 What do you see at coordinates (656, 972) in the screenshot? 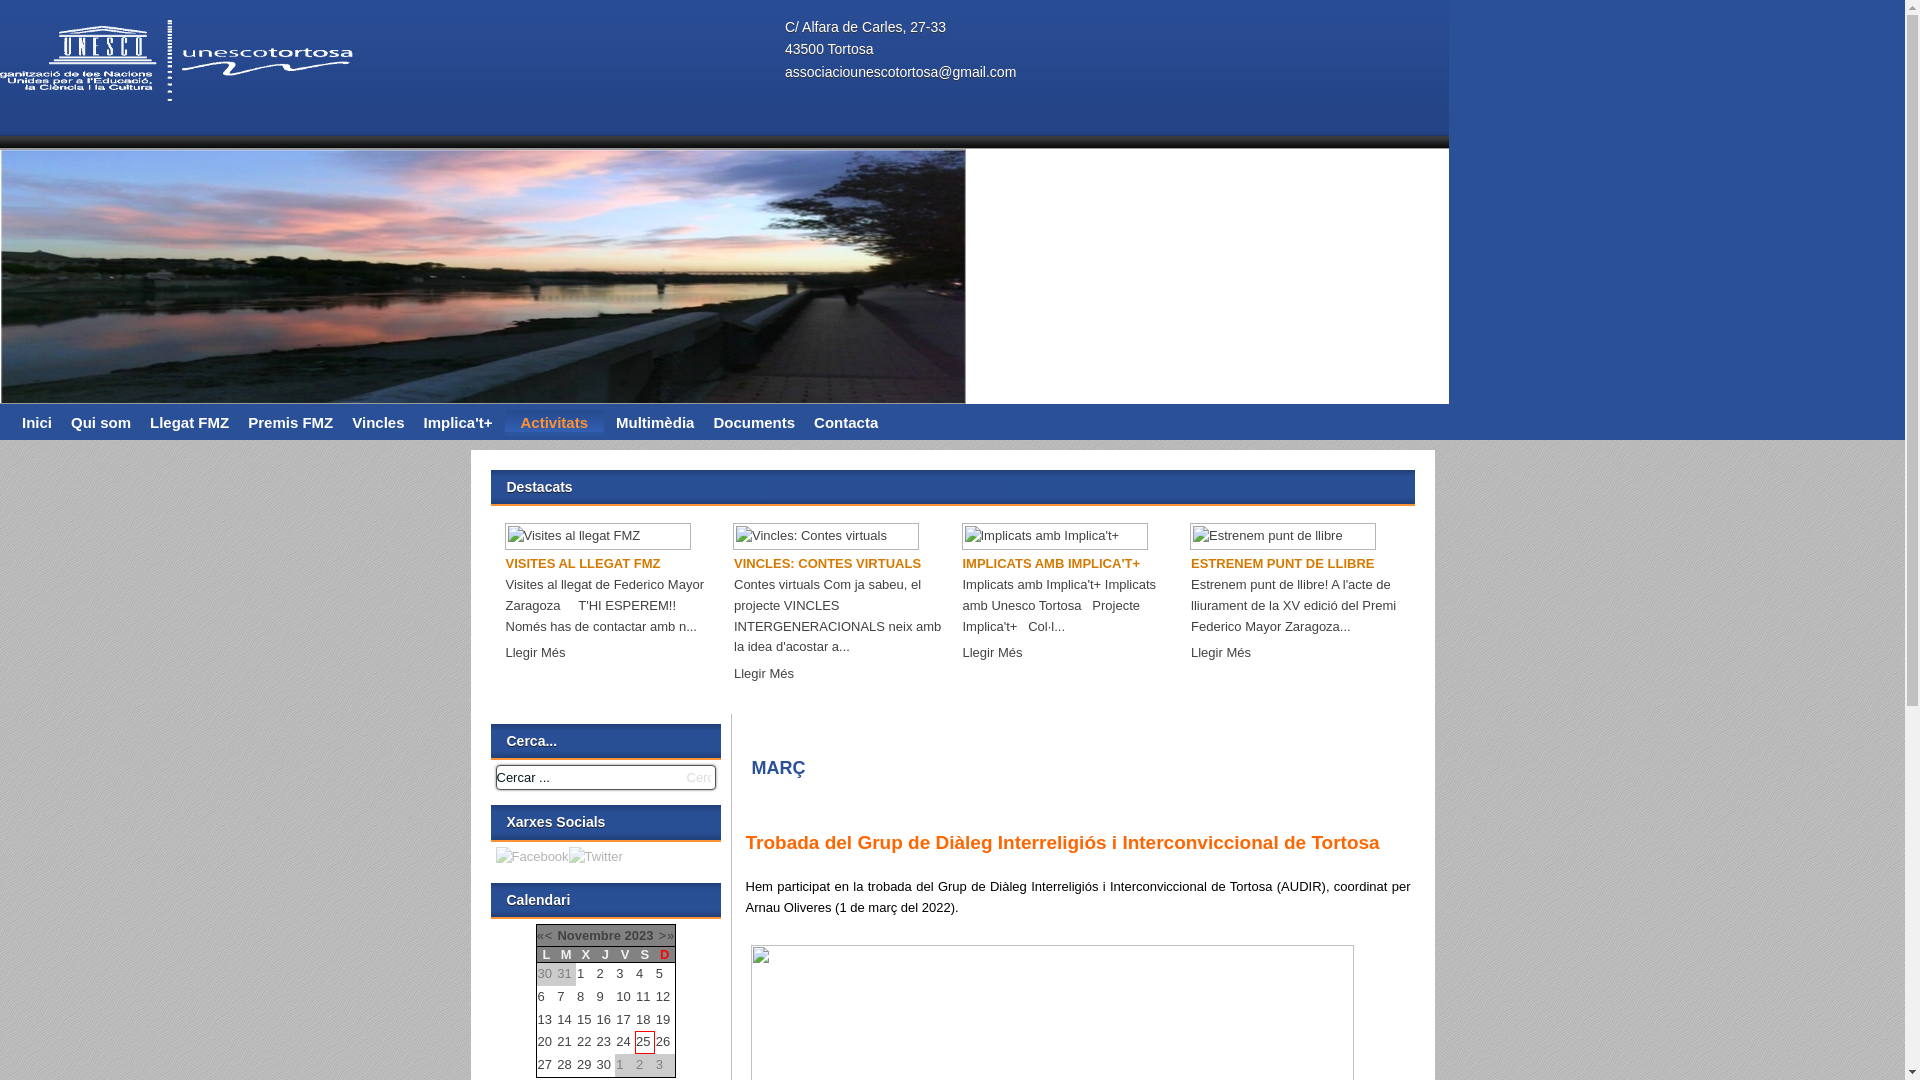
I see `'5'` at bounding box center [656, 972].